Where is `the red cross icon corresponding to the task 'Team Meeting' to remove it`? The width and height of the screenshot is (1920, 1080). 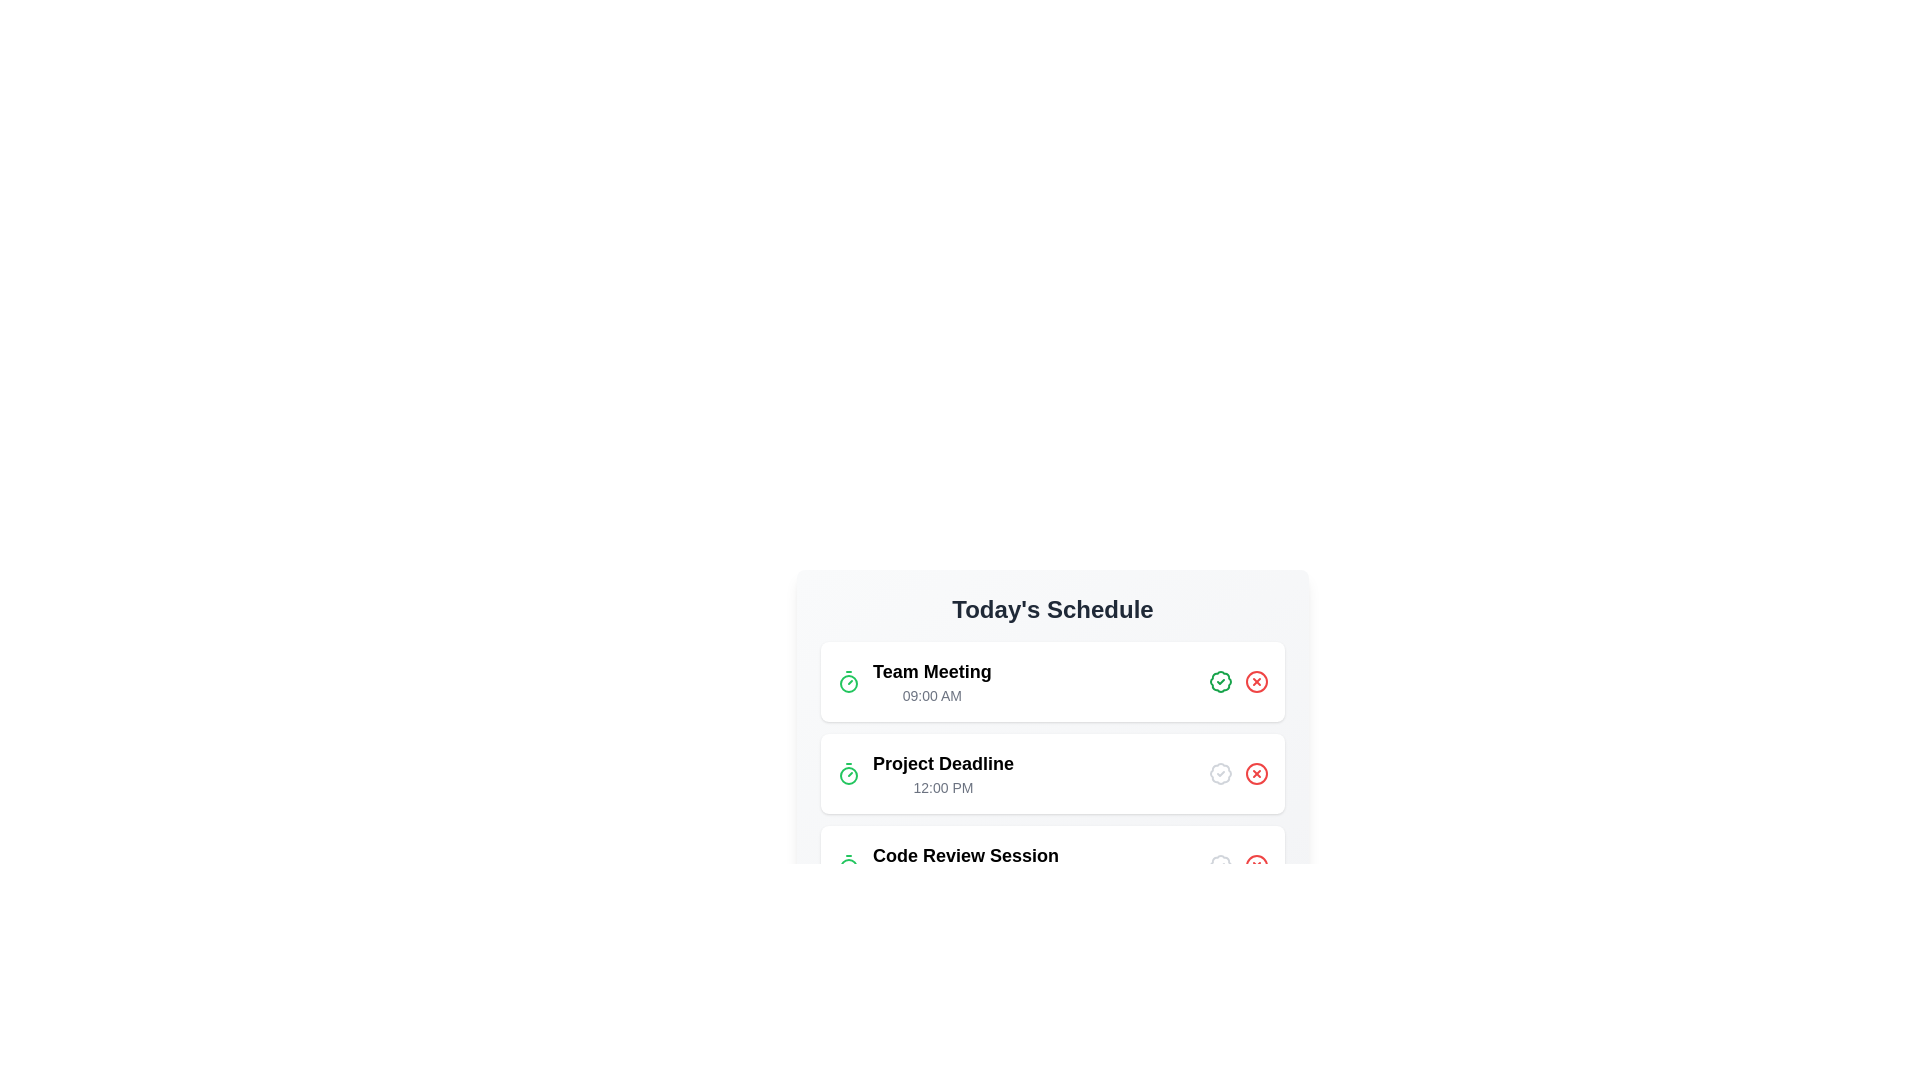
the red cross icon corresponding to the task 'Team Meeting' to remove it is located at coordinates (1256, 681).